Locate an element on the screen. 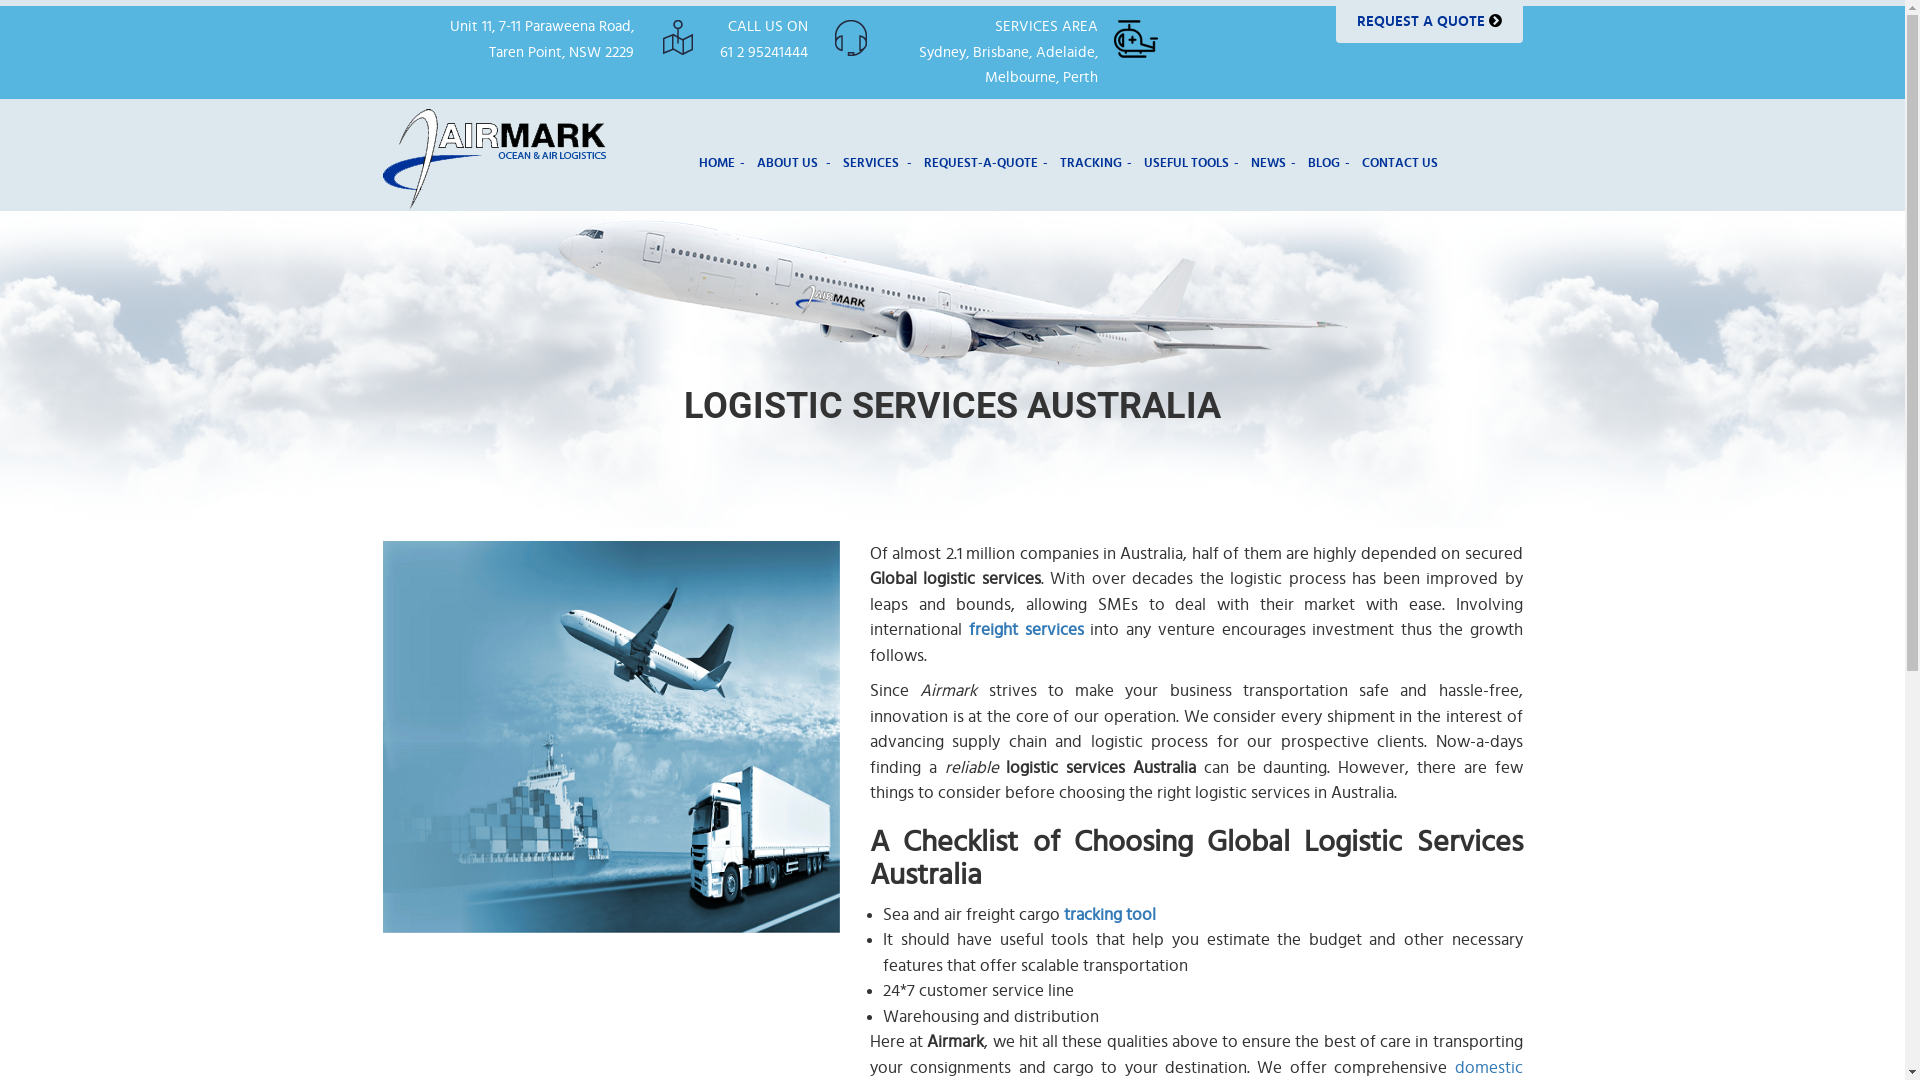 The height and width of the screenshot is (1080, 1920). 'TRACKING' is located at coordinates (1094, 161).